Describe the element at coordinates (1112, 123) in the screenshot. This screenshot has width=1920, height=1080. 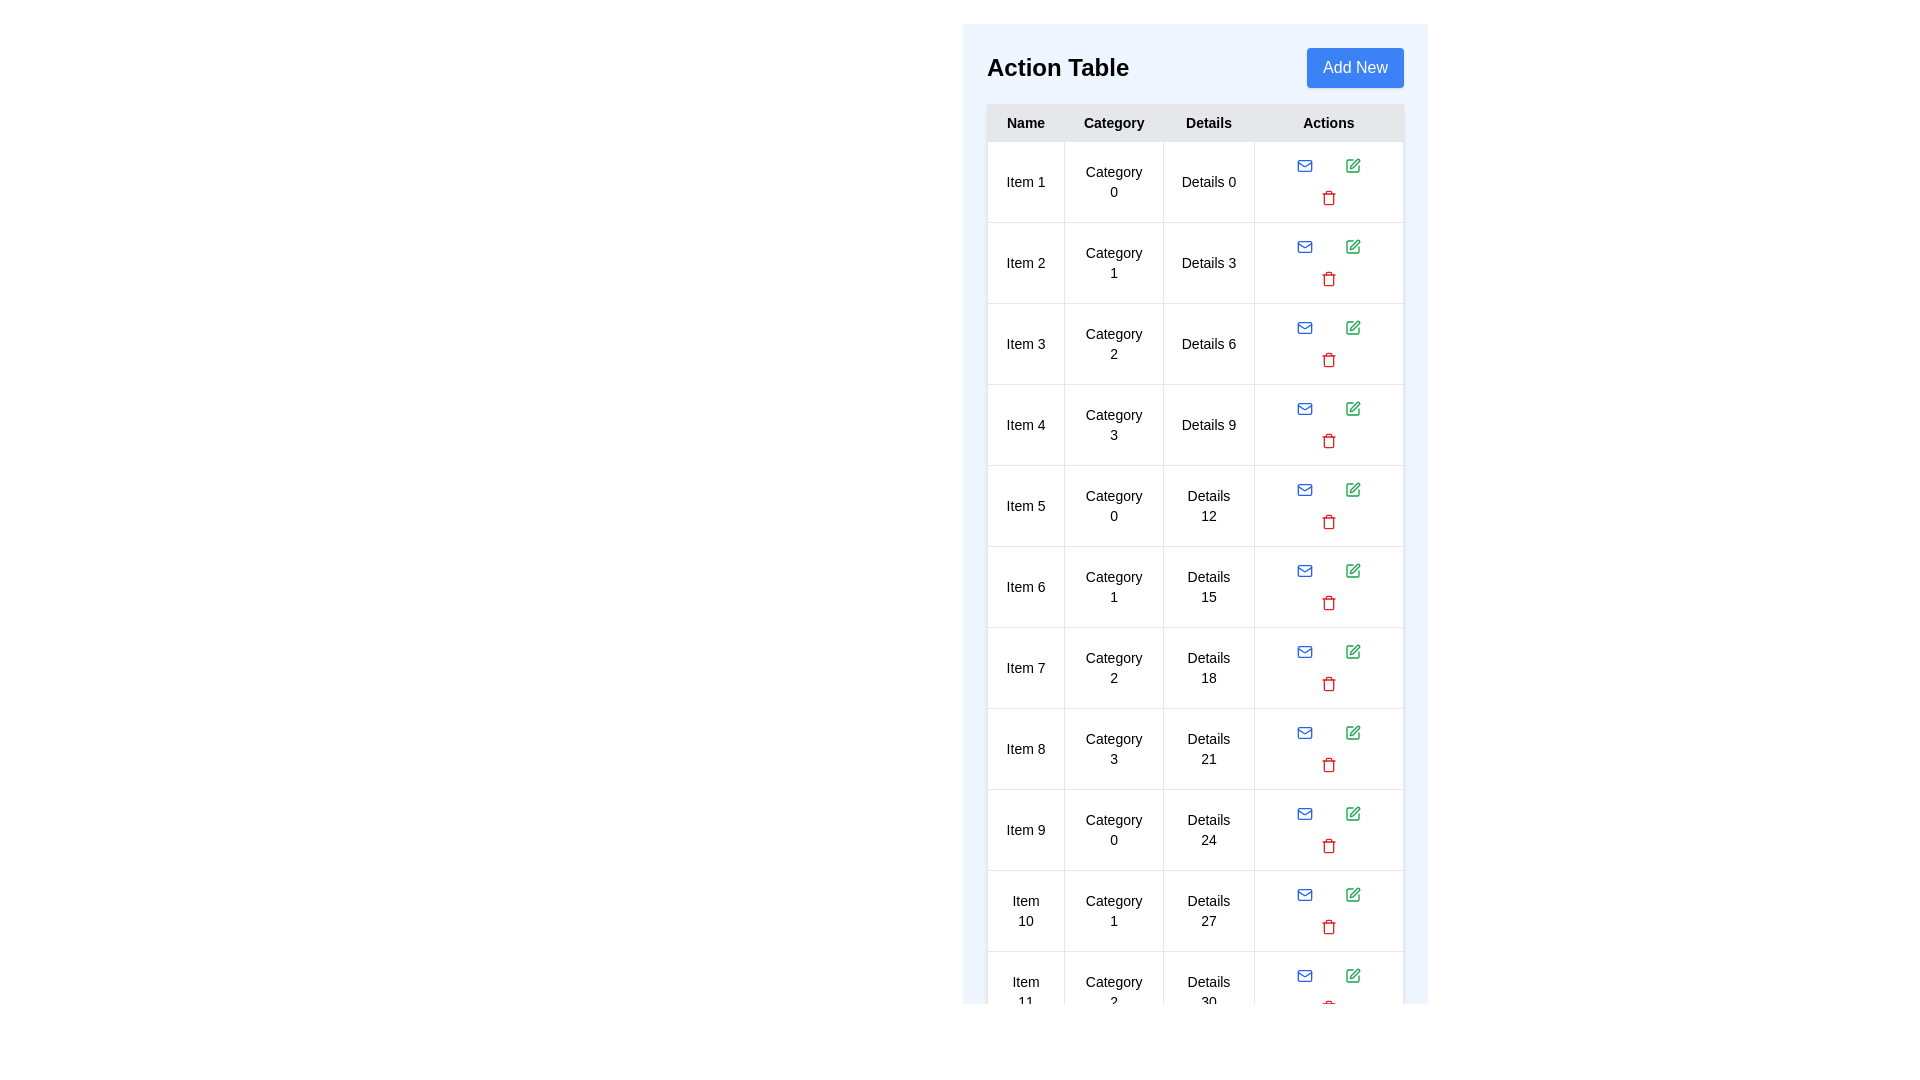
I see `the table header Category to sort or filter the table by that column` at that location.